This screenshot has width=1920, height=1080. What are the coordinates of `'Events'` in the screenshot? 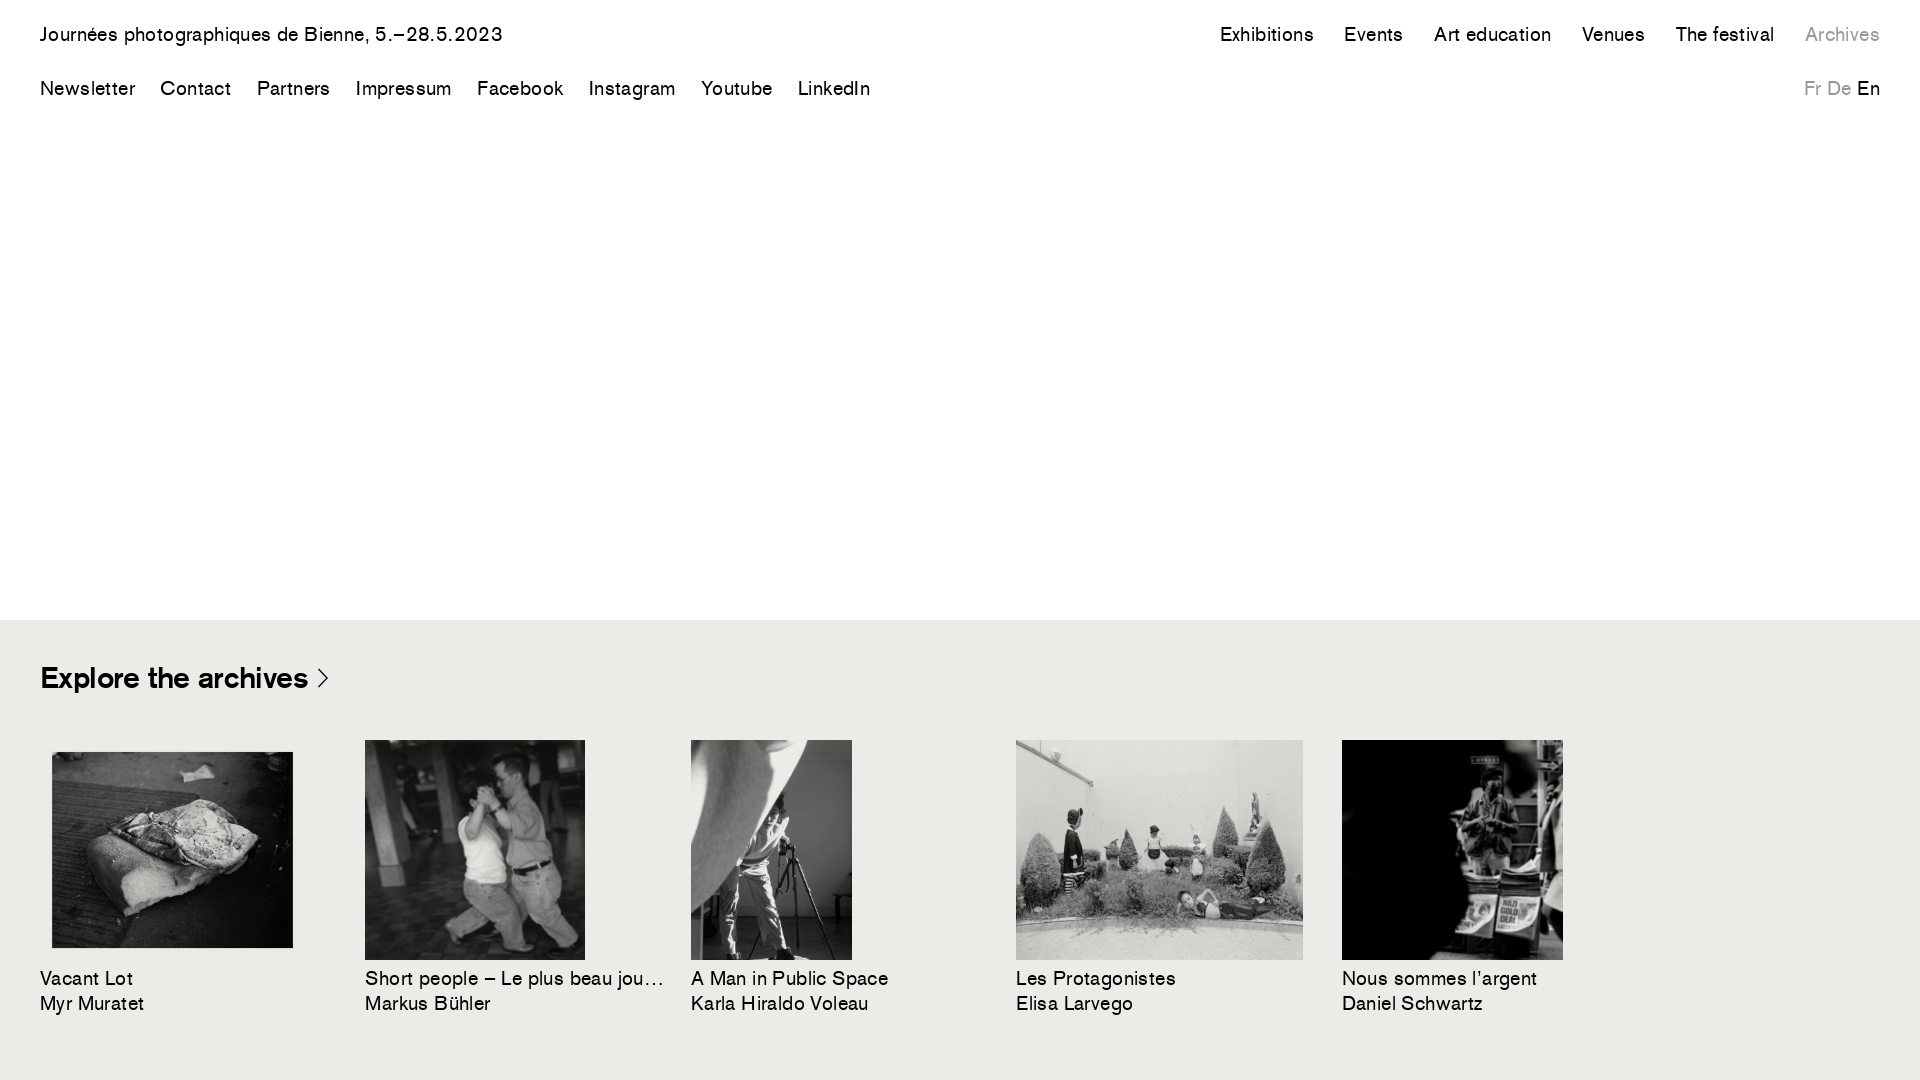 It's located at (1344, 34).